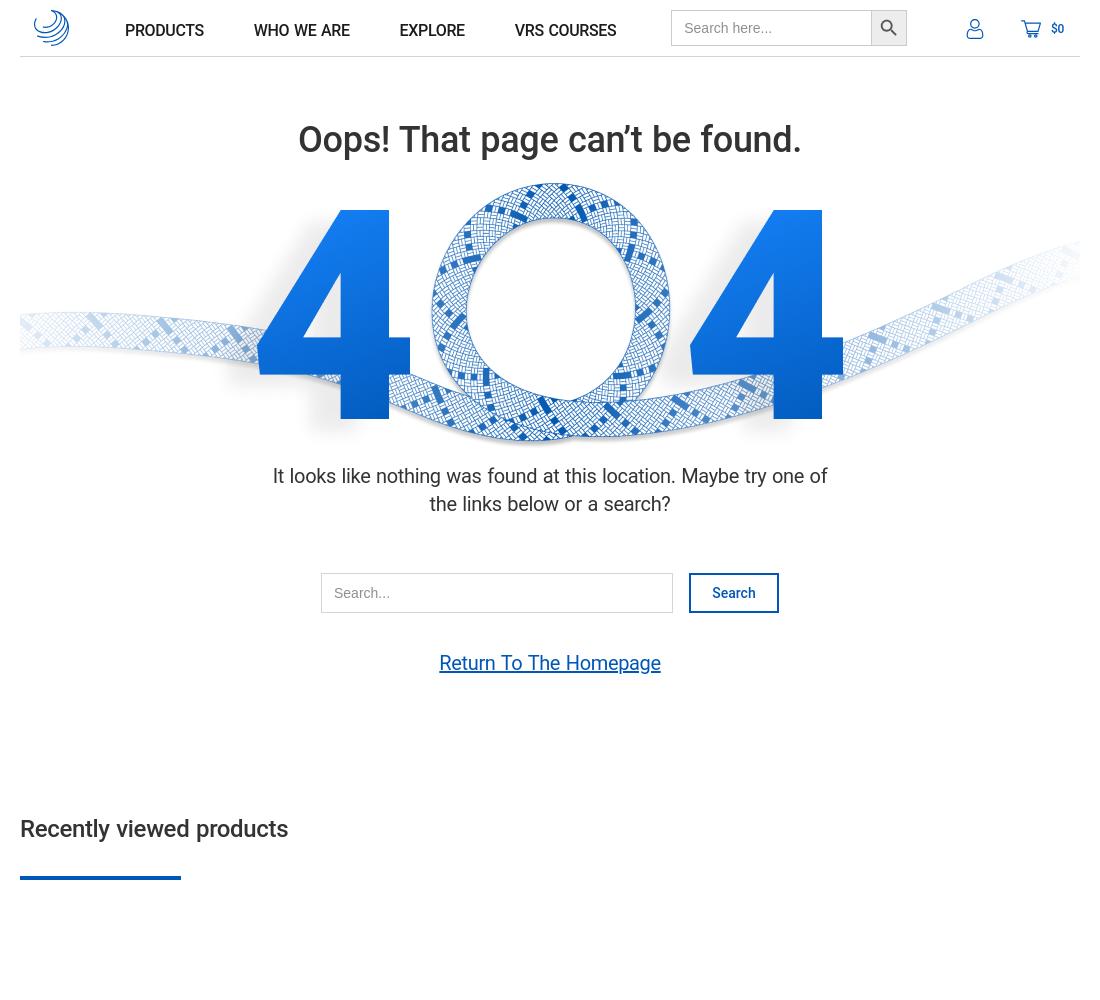 This screenshot has height=1000, width=1100. I want to click on 'Calendar', so click(117, 112).